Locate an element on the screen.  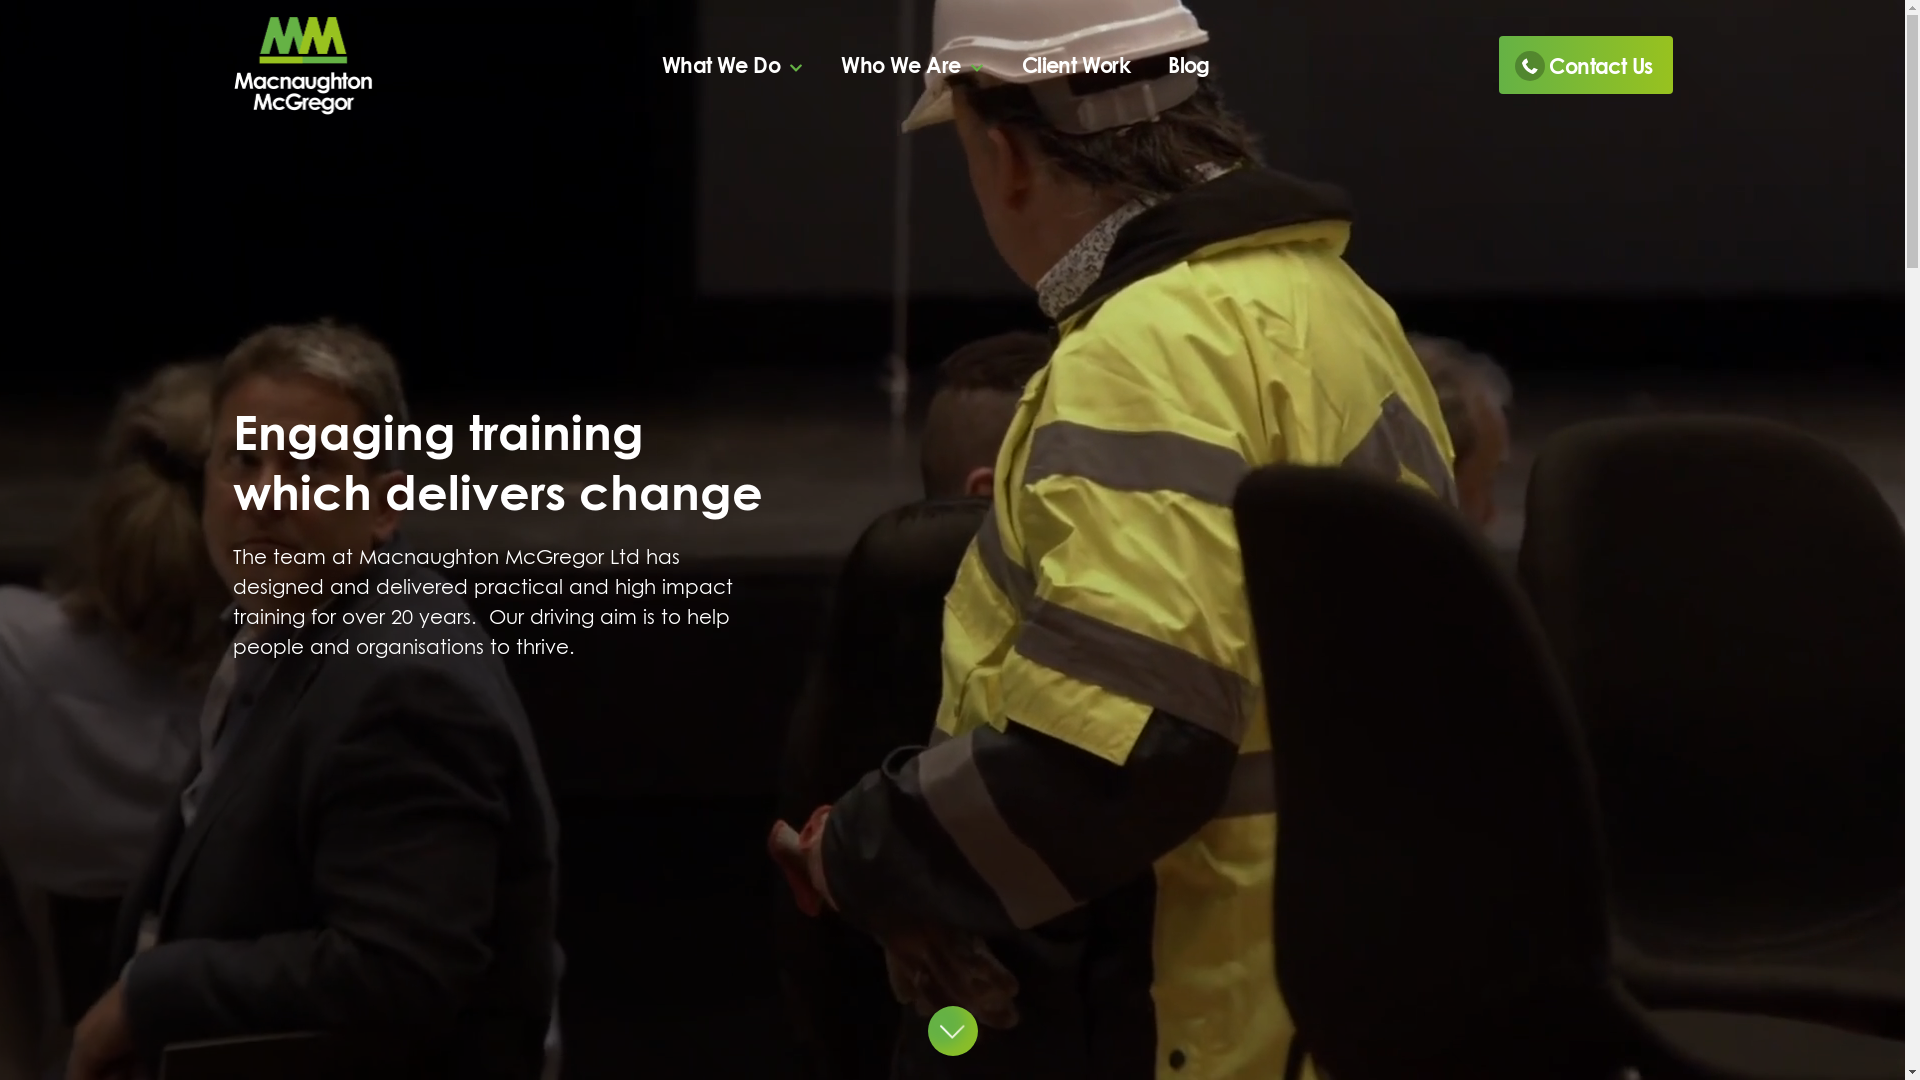
'Visit our Homepage' is located at coordinates (301, 62).